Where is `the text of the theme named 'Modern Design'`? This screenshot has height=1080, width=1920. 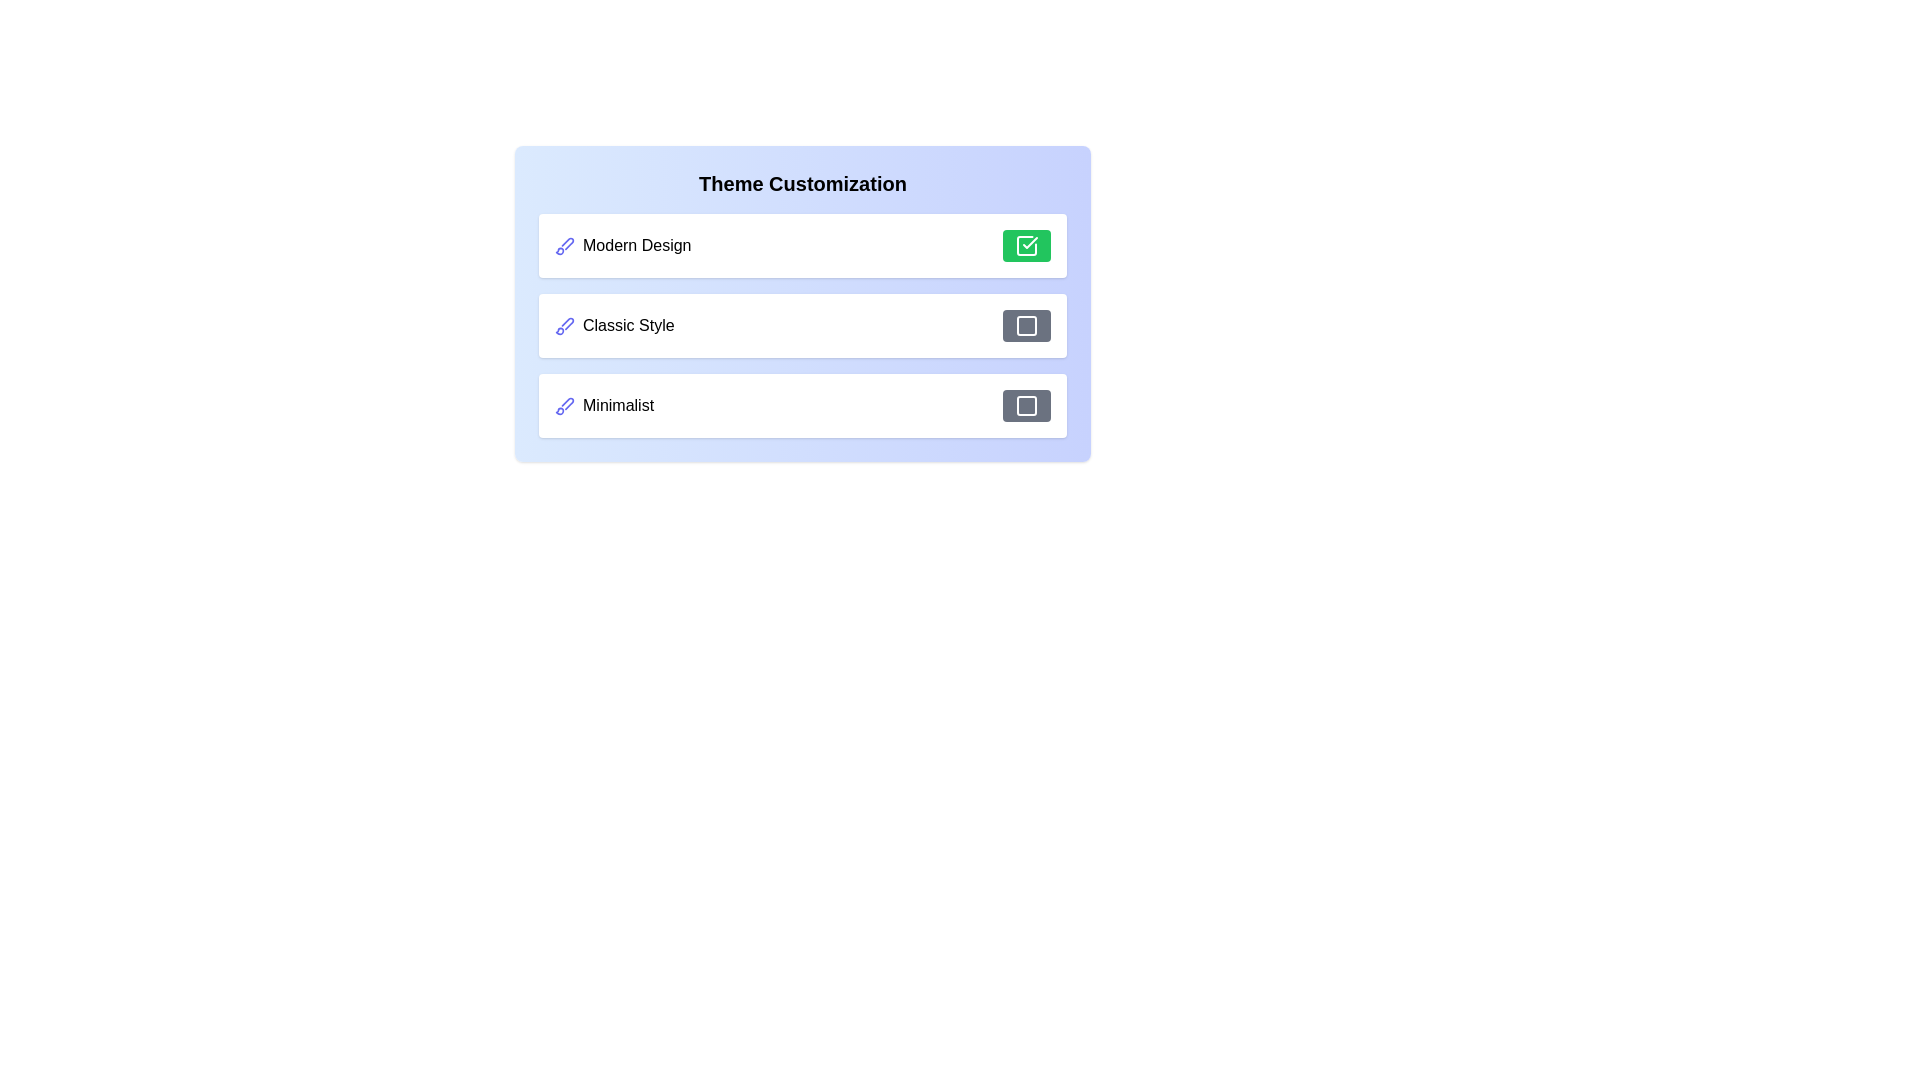 the text of the theme named 'Modern Design' is located at coordinates (622, 245).